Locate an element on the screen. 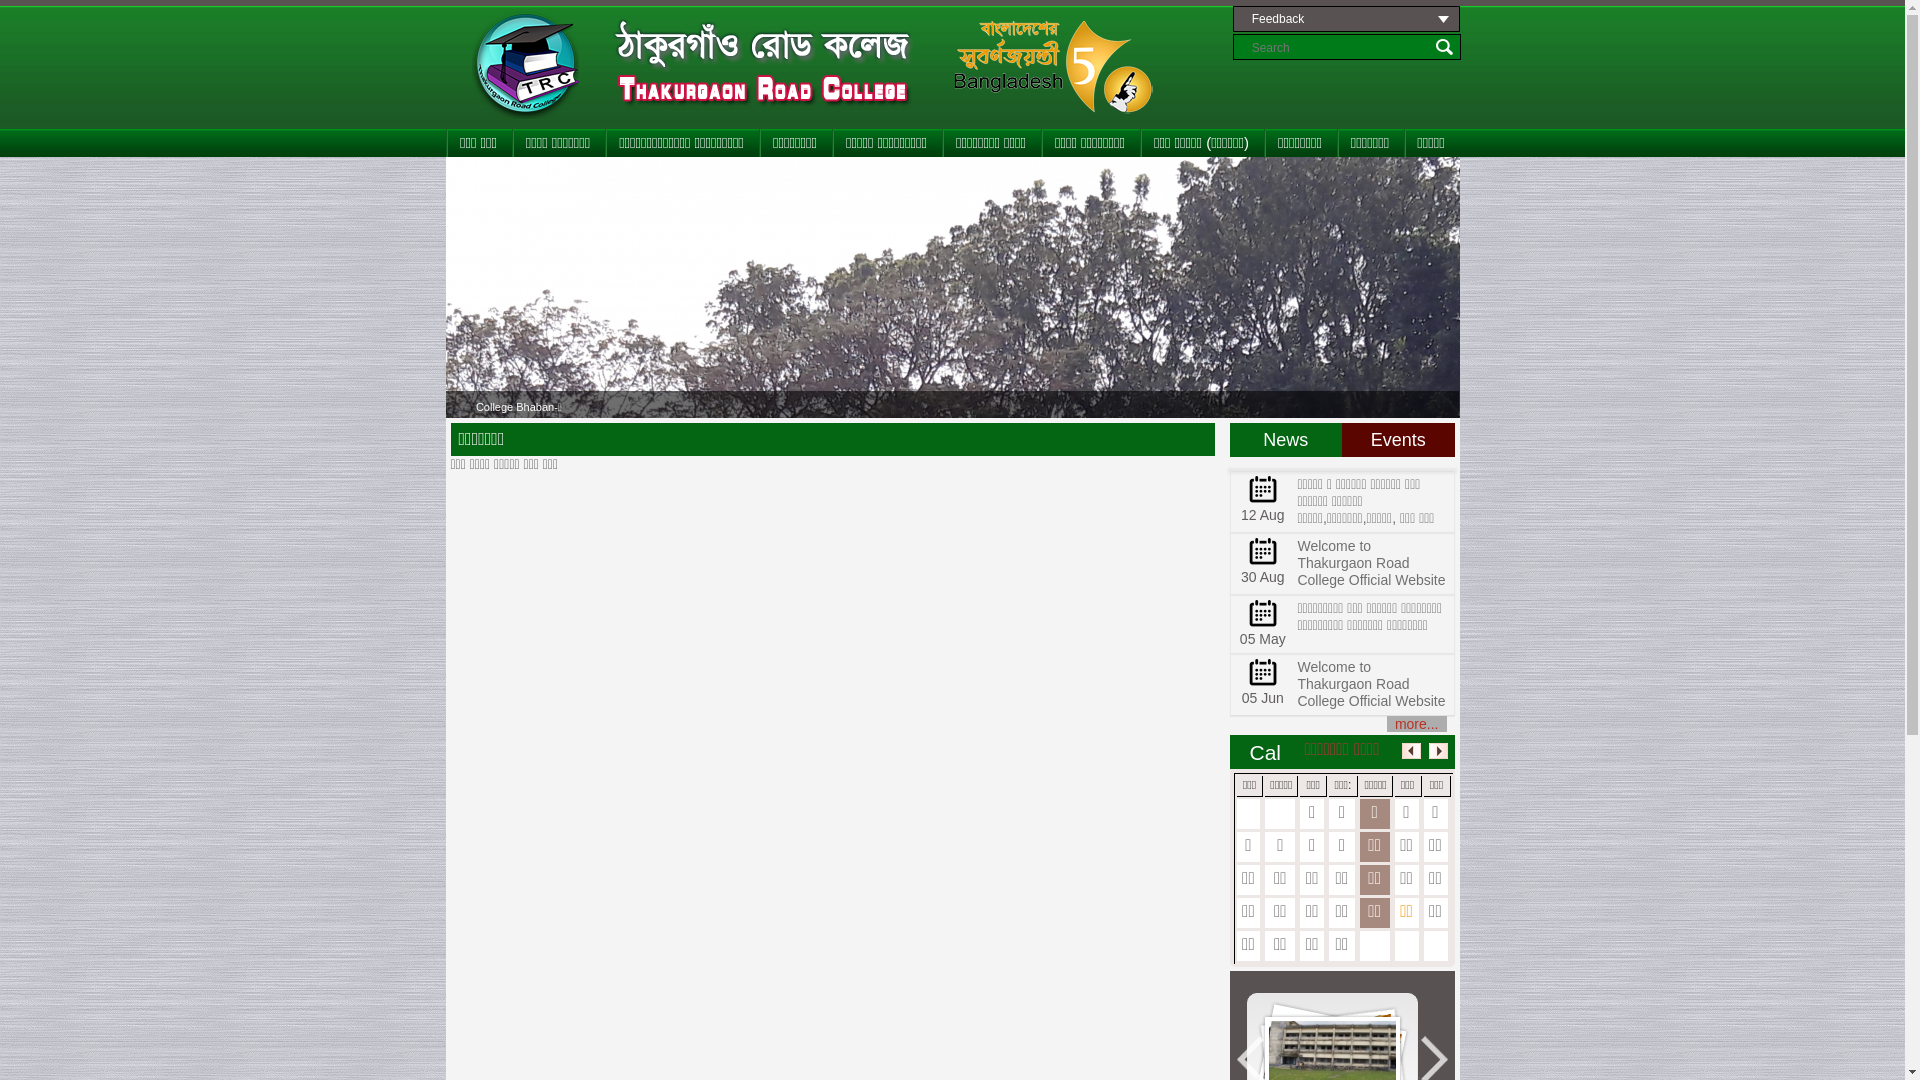 The height and width of the screenshot is (1080, 1920). 'Events' is located at coordinates (1397, 438).